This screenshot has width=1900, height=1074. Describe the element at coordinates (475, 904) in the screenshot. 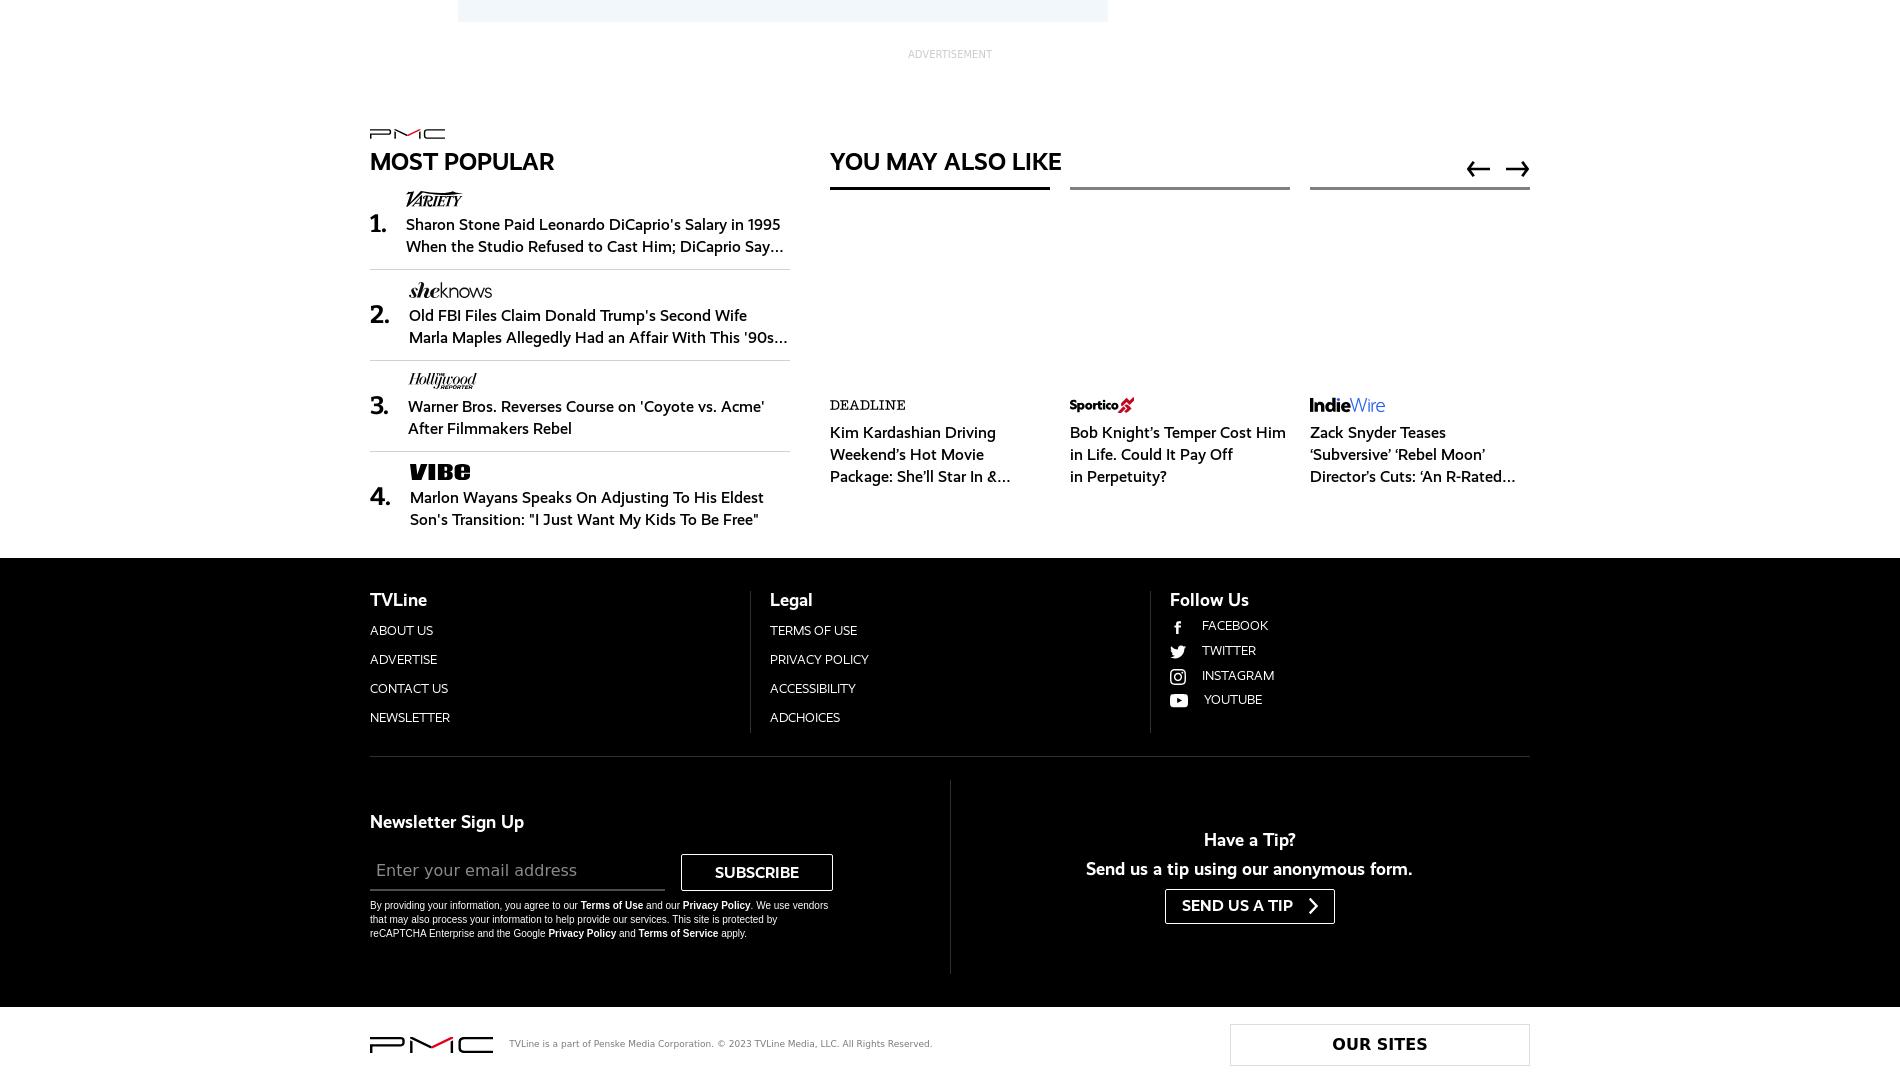

I see `'By providing your information, you agree to our'` at that location.